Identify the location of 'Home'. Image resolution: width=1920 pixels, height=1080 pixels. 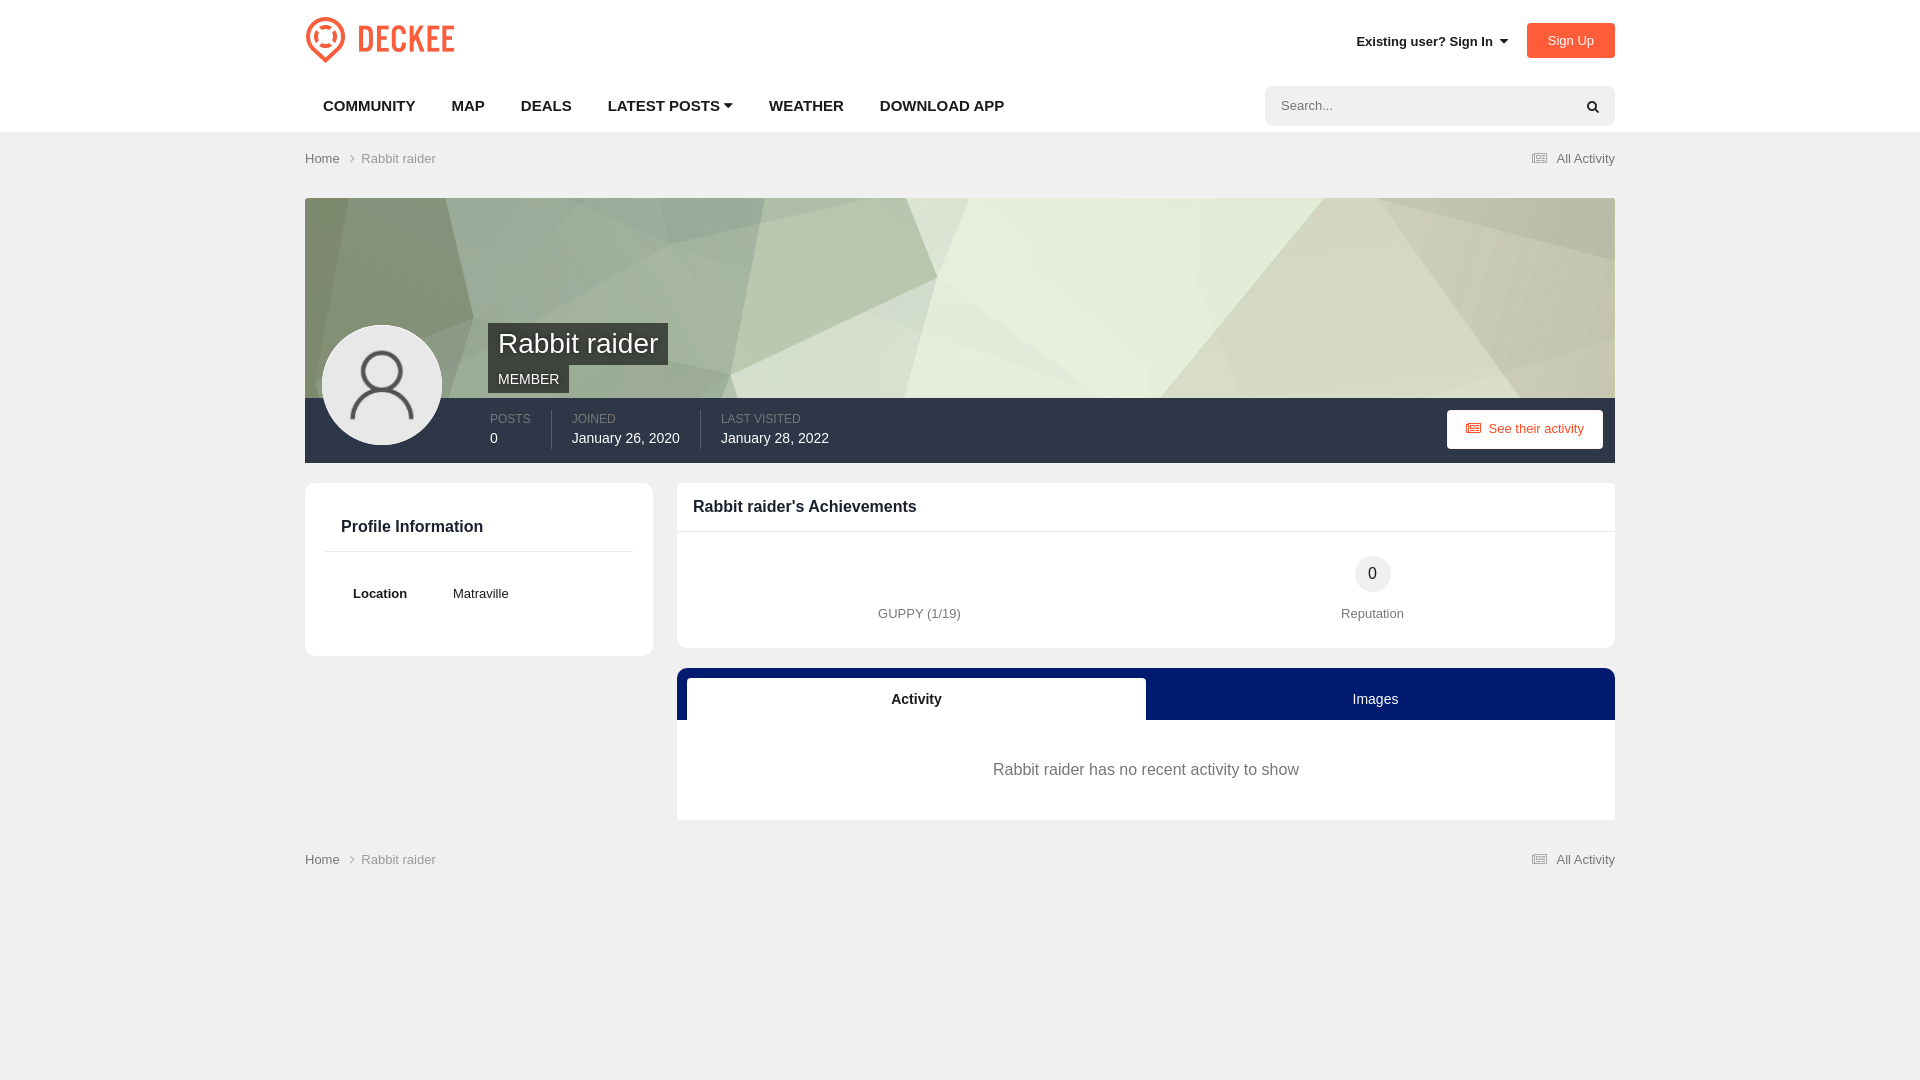
(332, 859).